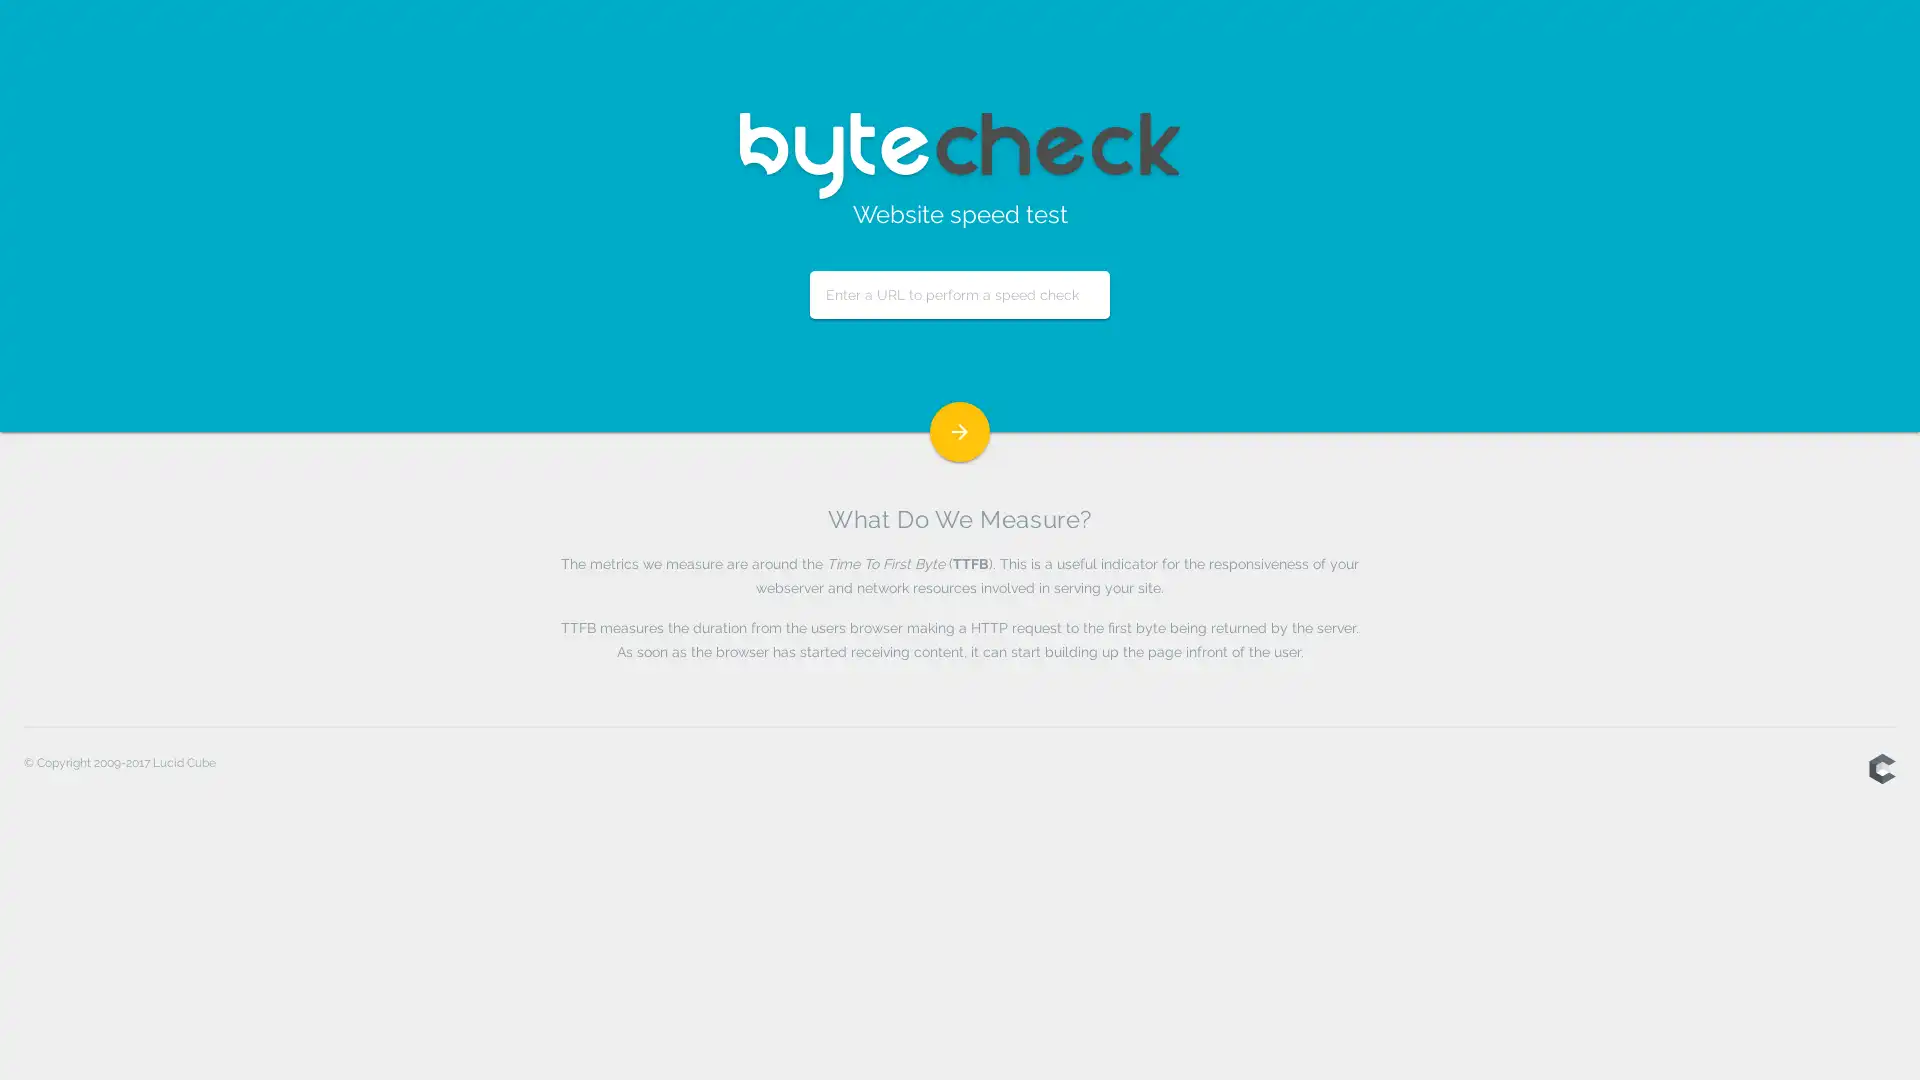 Image resolution: width=1920 pixels, height=1080 pixels. I want to click on arrow_forward, so click(960, 431).